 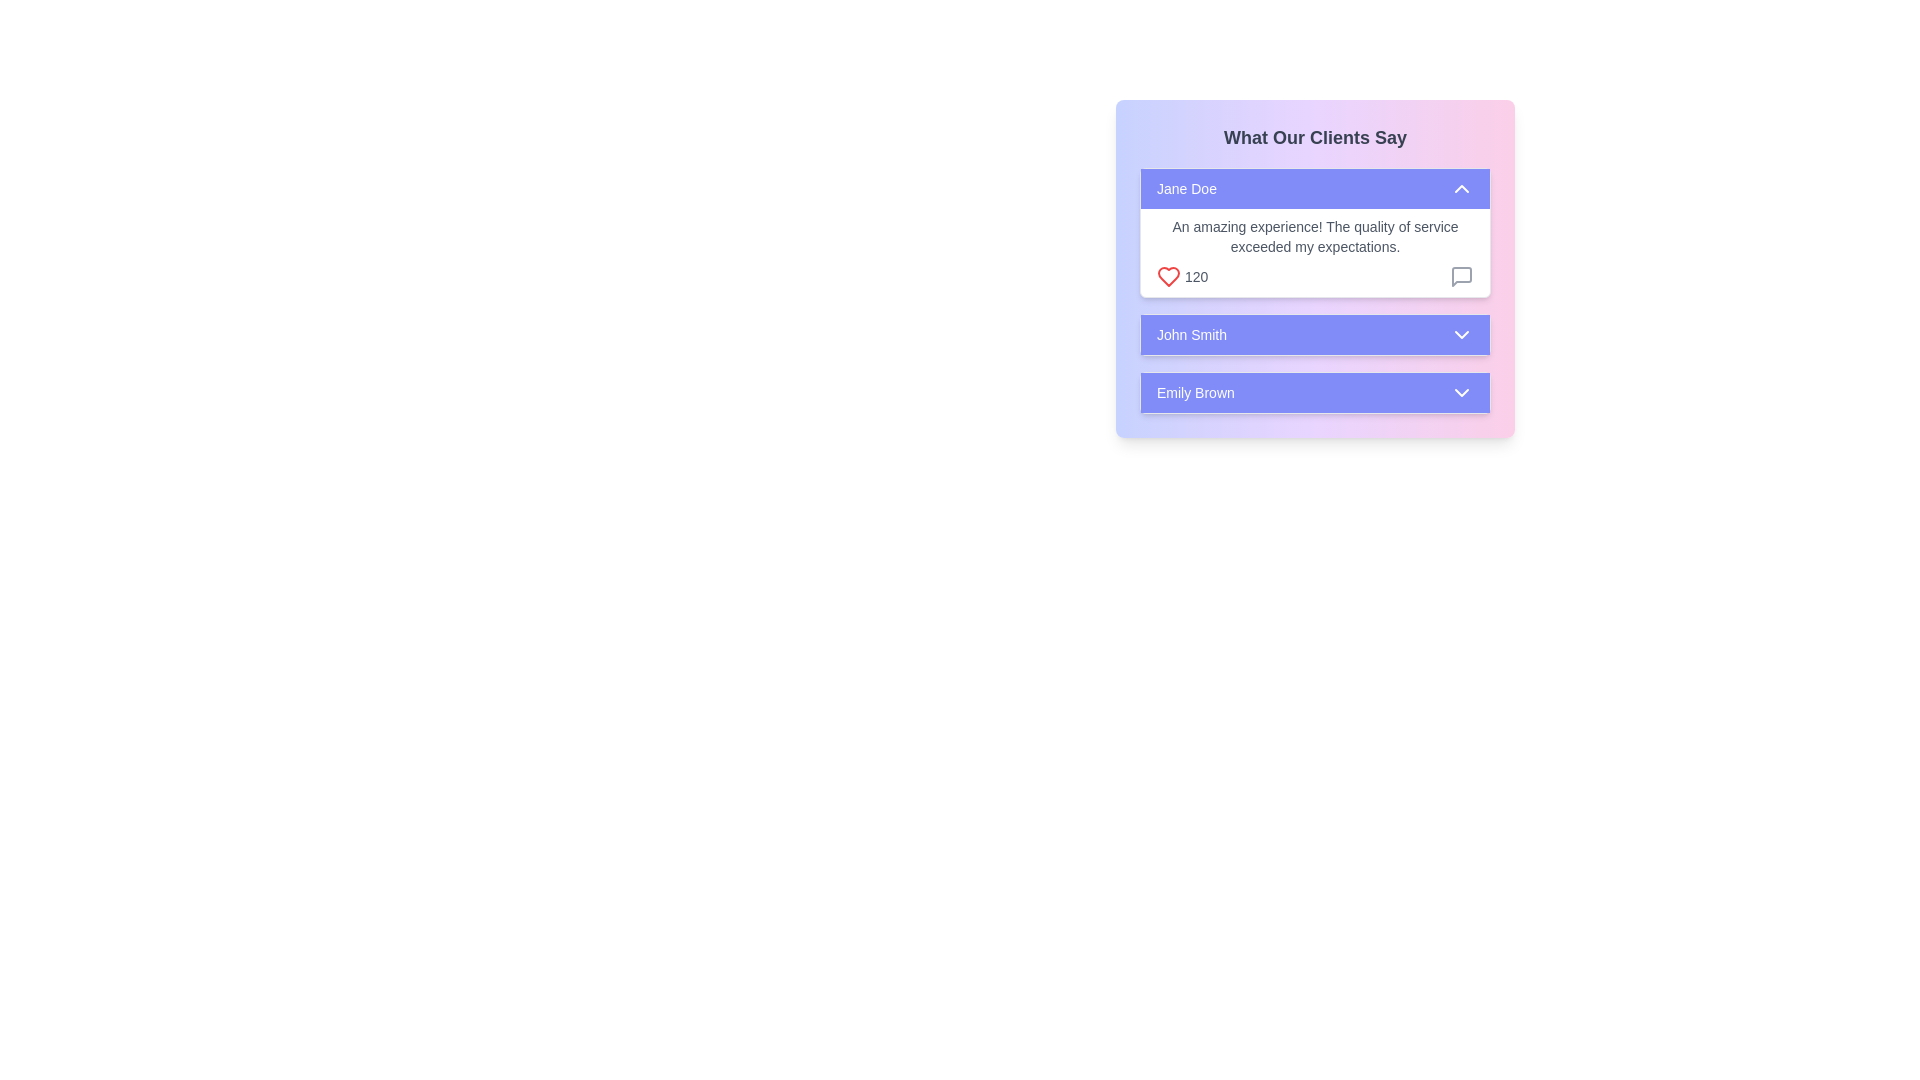 I want to click on numerical value '120' displayed to the immediate right of the heart icon in the 'What Our Clients Say' section, so click(x=1196, y=277).